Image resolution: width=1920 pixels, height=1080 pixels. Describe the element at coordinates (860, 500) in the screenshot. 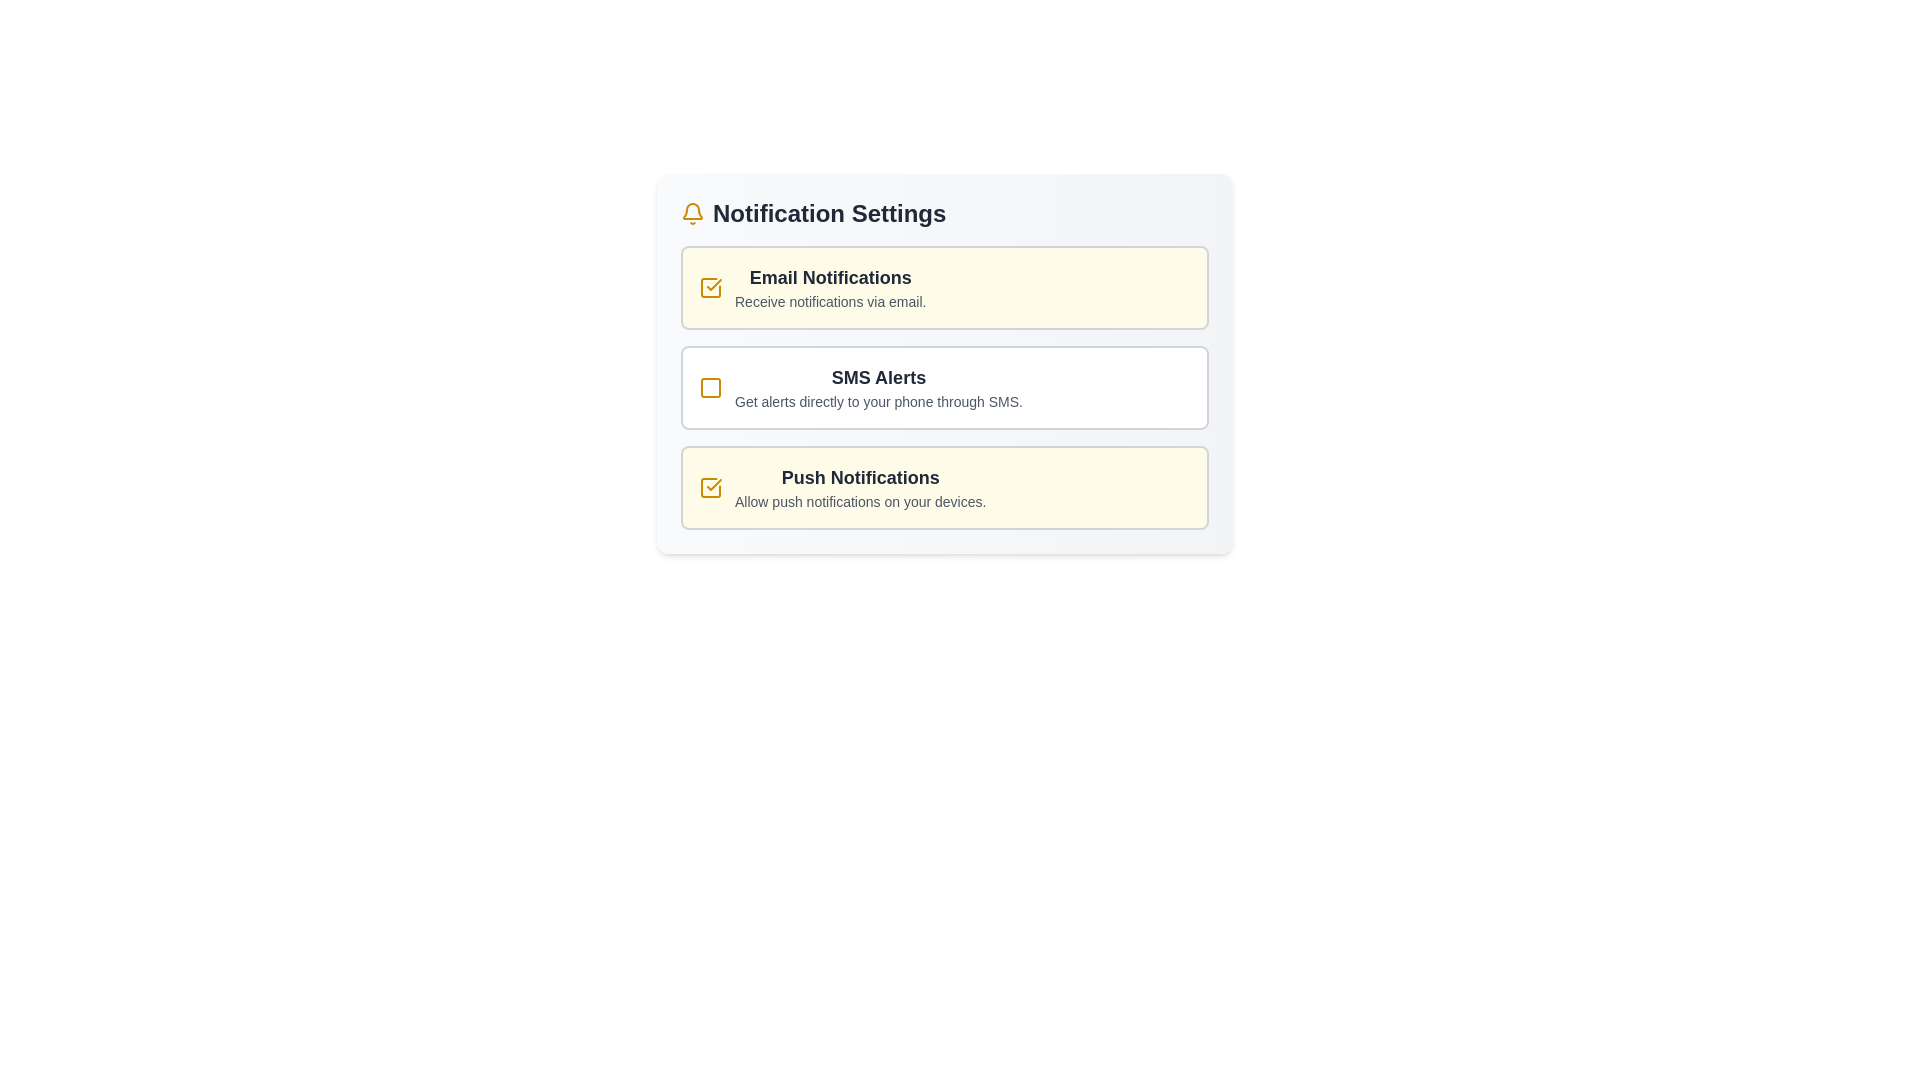

I see `the static text element that informs users about the purpose of enabling push notifications, located below the 'Push Notifications' heading in the settings section` at that location.